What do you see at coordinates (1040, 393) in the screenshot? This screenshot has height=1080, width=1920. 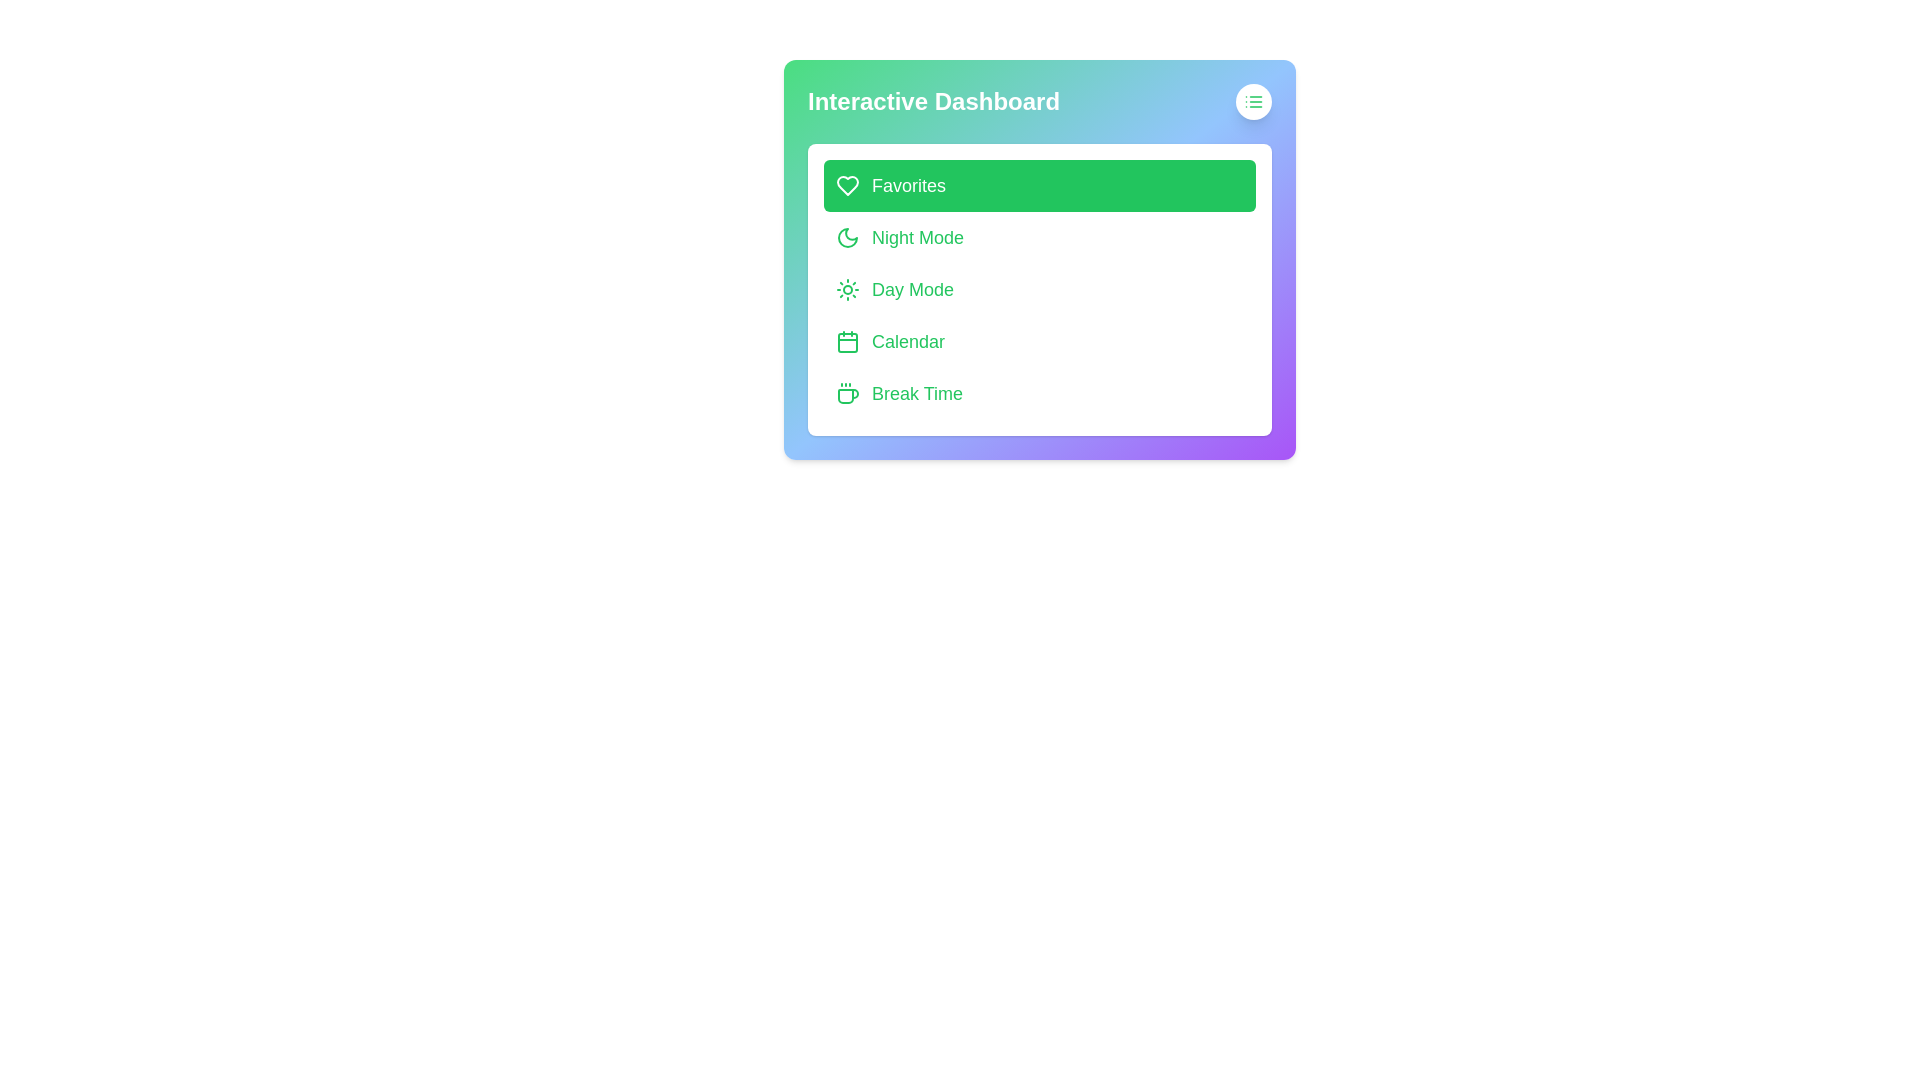 I see `the menu option Break Time in the Interactive Dashboard` at bounding box center [1040, 393].